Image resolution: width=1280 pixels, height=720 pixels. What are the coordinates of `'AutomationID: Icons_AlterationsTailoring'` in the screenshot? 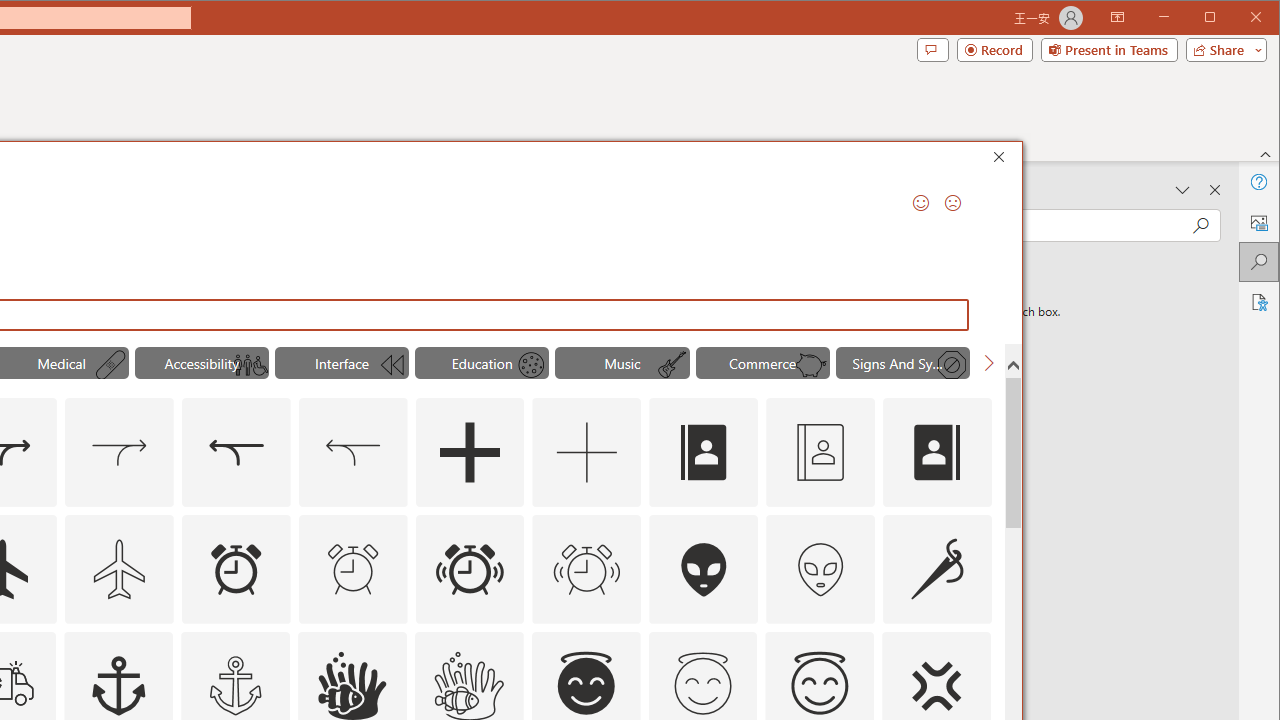 It's located at (937, 568).